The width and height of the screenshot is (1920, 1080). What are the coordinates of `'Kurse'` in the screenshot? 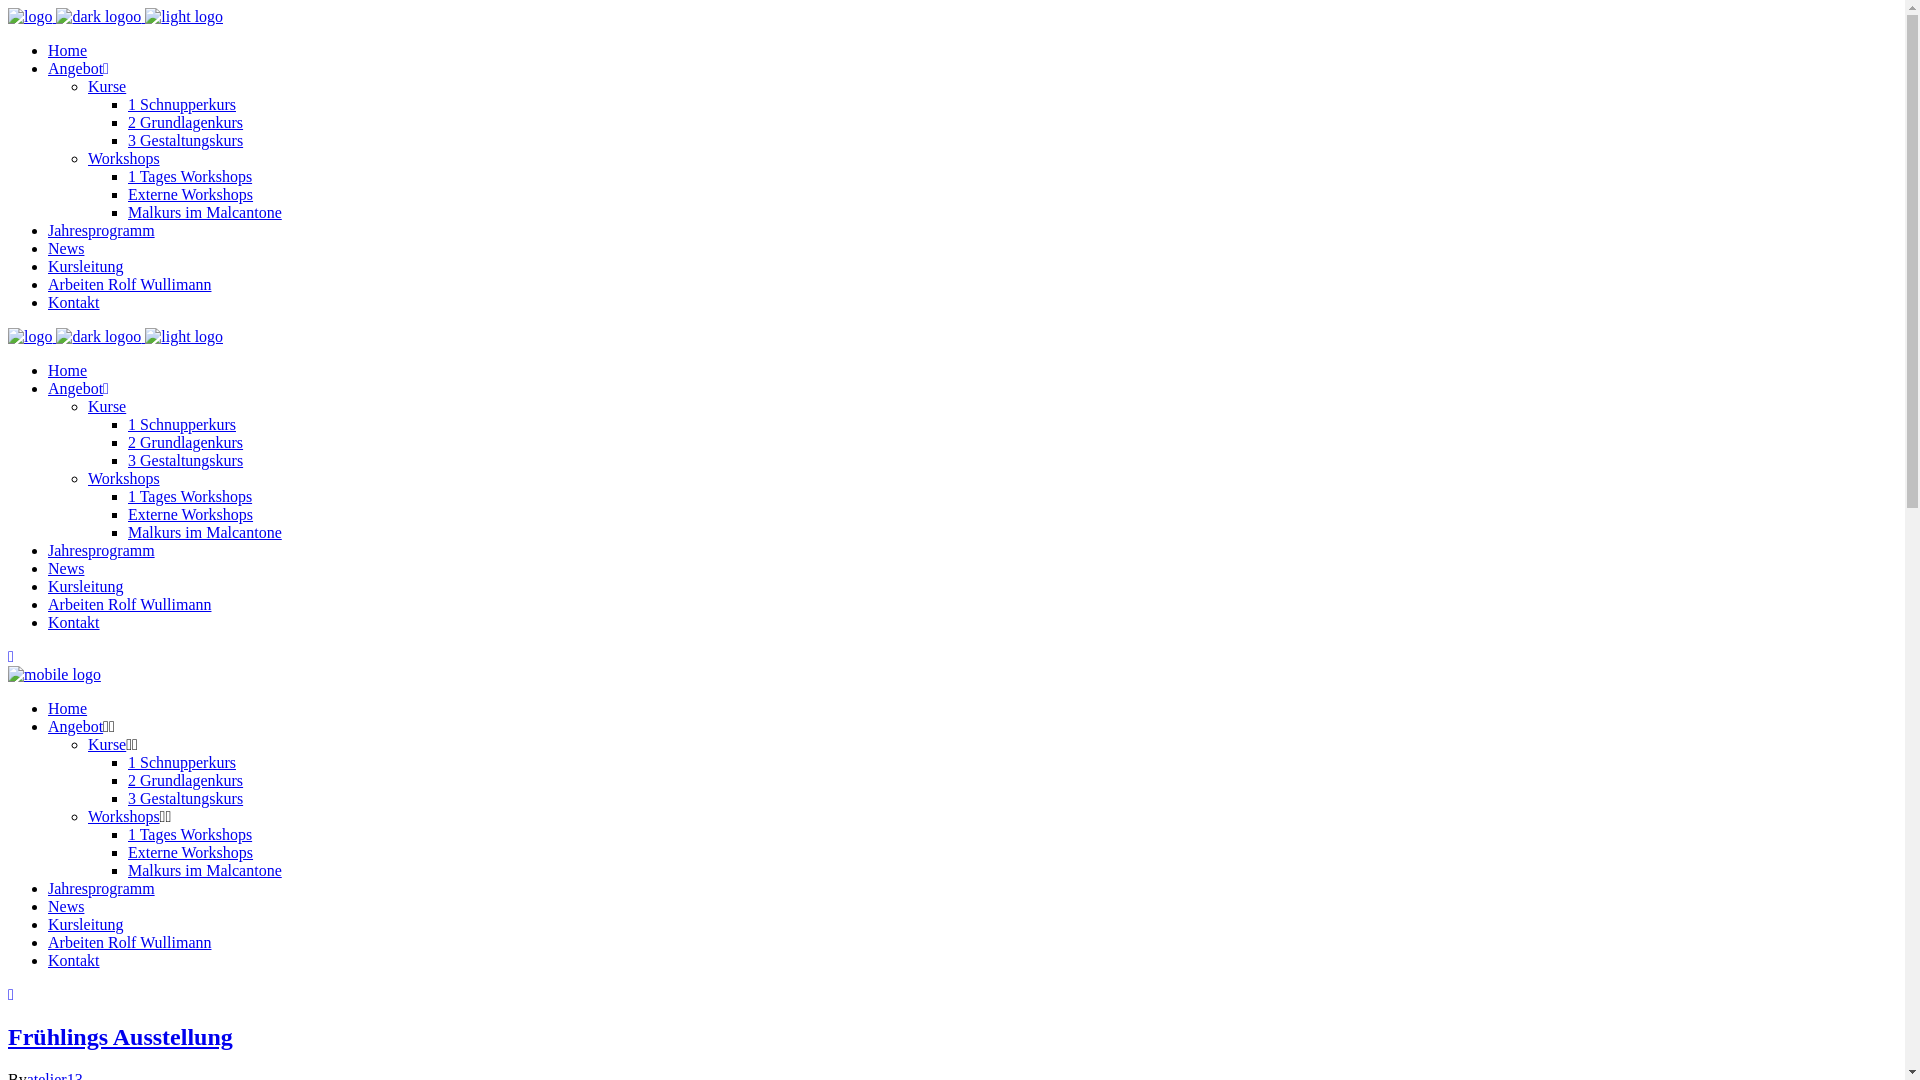 It's located at (105, 405).